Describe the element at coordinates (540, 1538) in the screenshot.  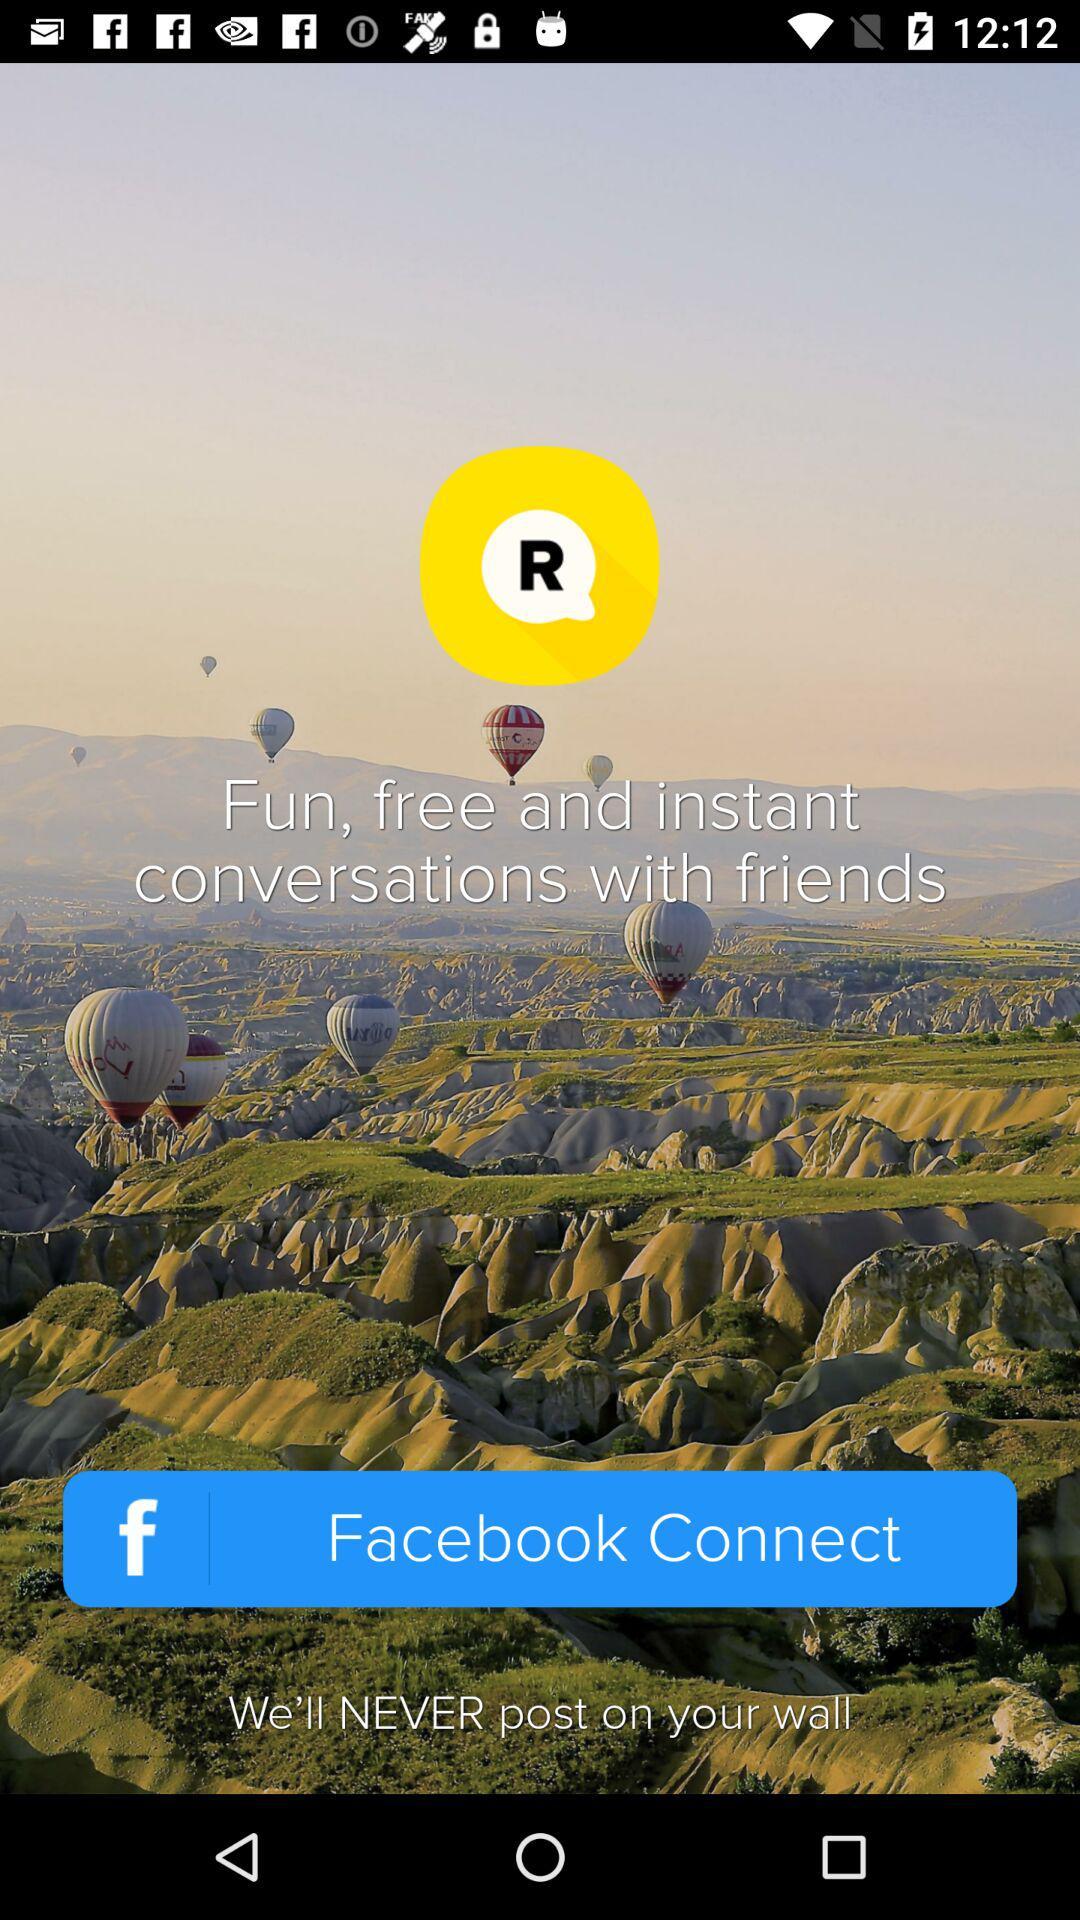
I see `app above the we ll never` at that location.